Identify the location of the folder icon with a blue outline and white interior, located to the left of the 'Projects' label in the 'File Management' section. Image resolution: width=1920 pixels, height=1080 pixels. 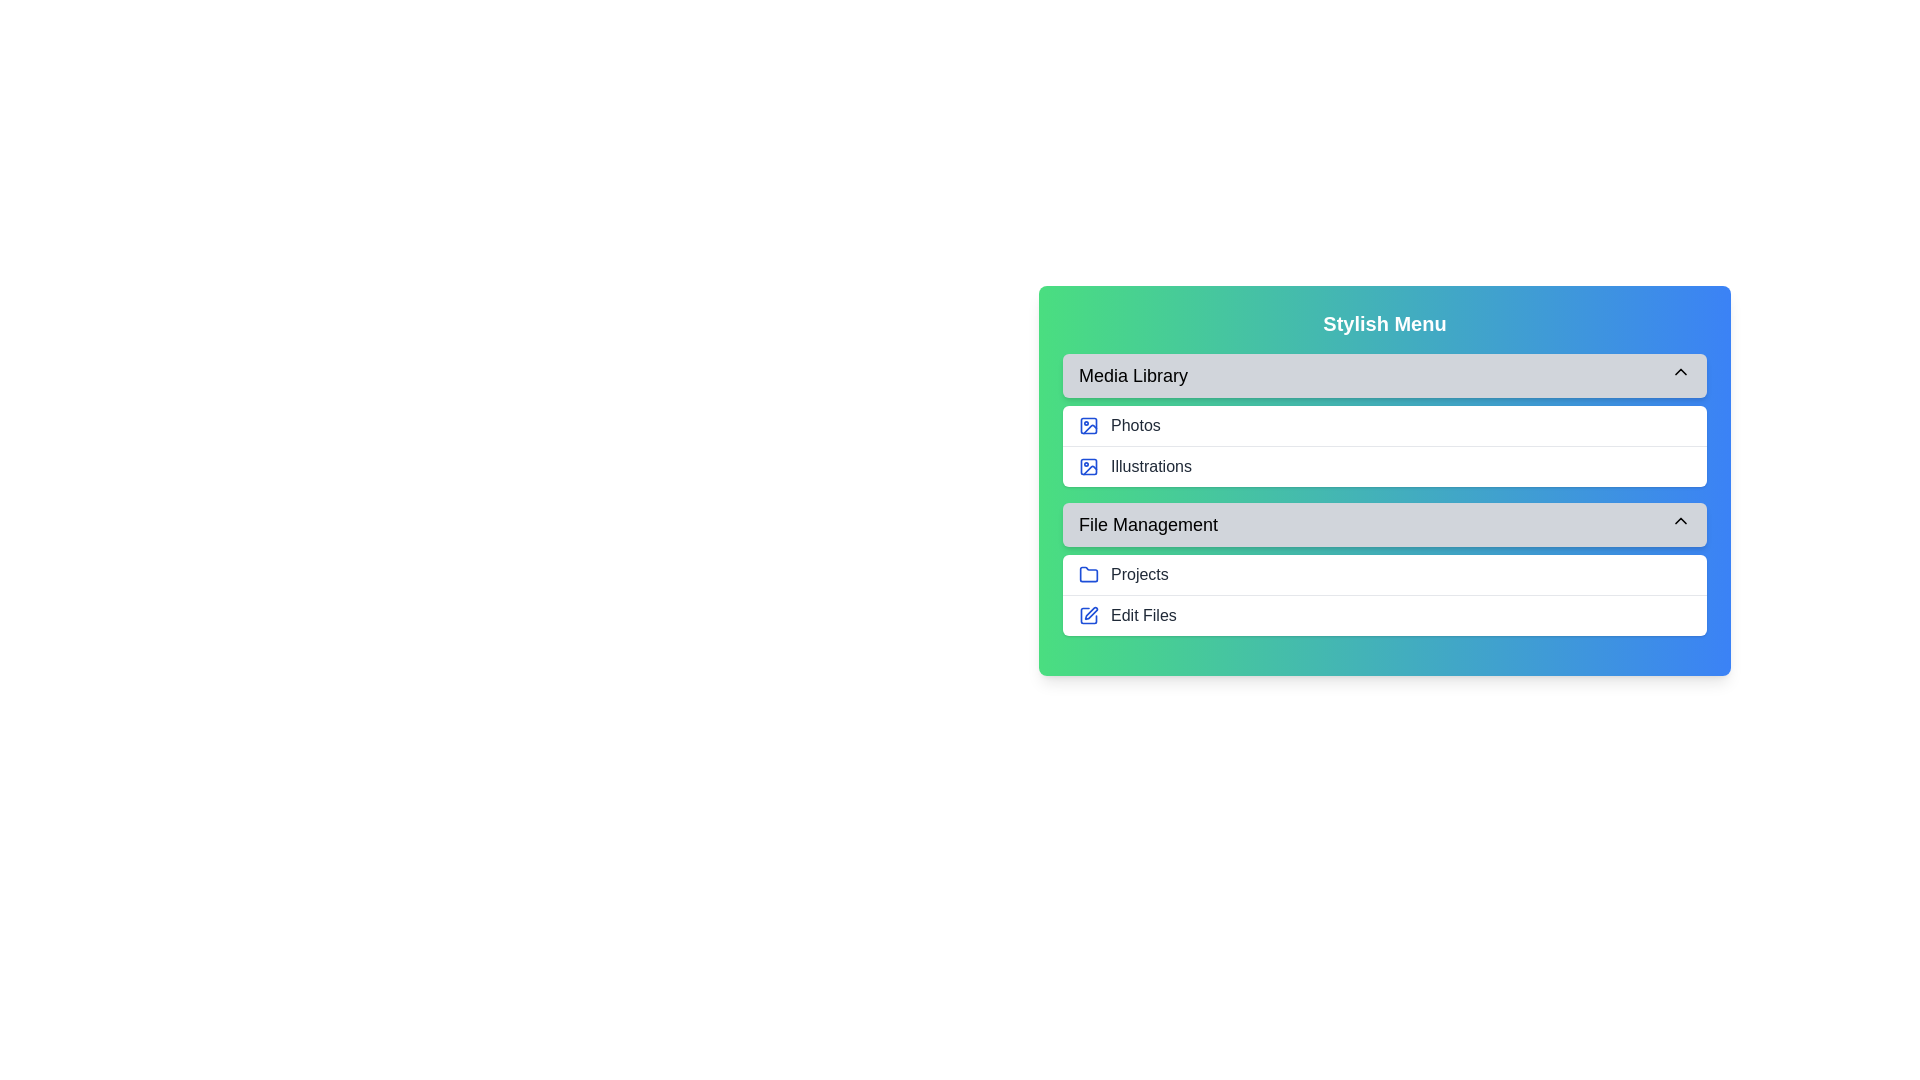
(1088, 574).